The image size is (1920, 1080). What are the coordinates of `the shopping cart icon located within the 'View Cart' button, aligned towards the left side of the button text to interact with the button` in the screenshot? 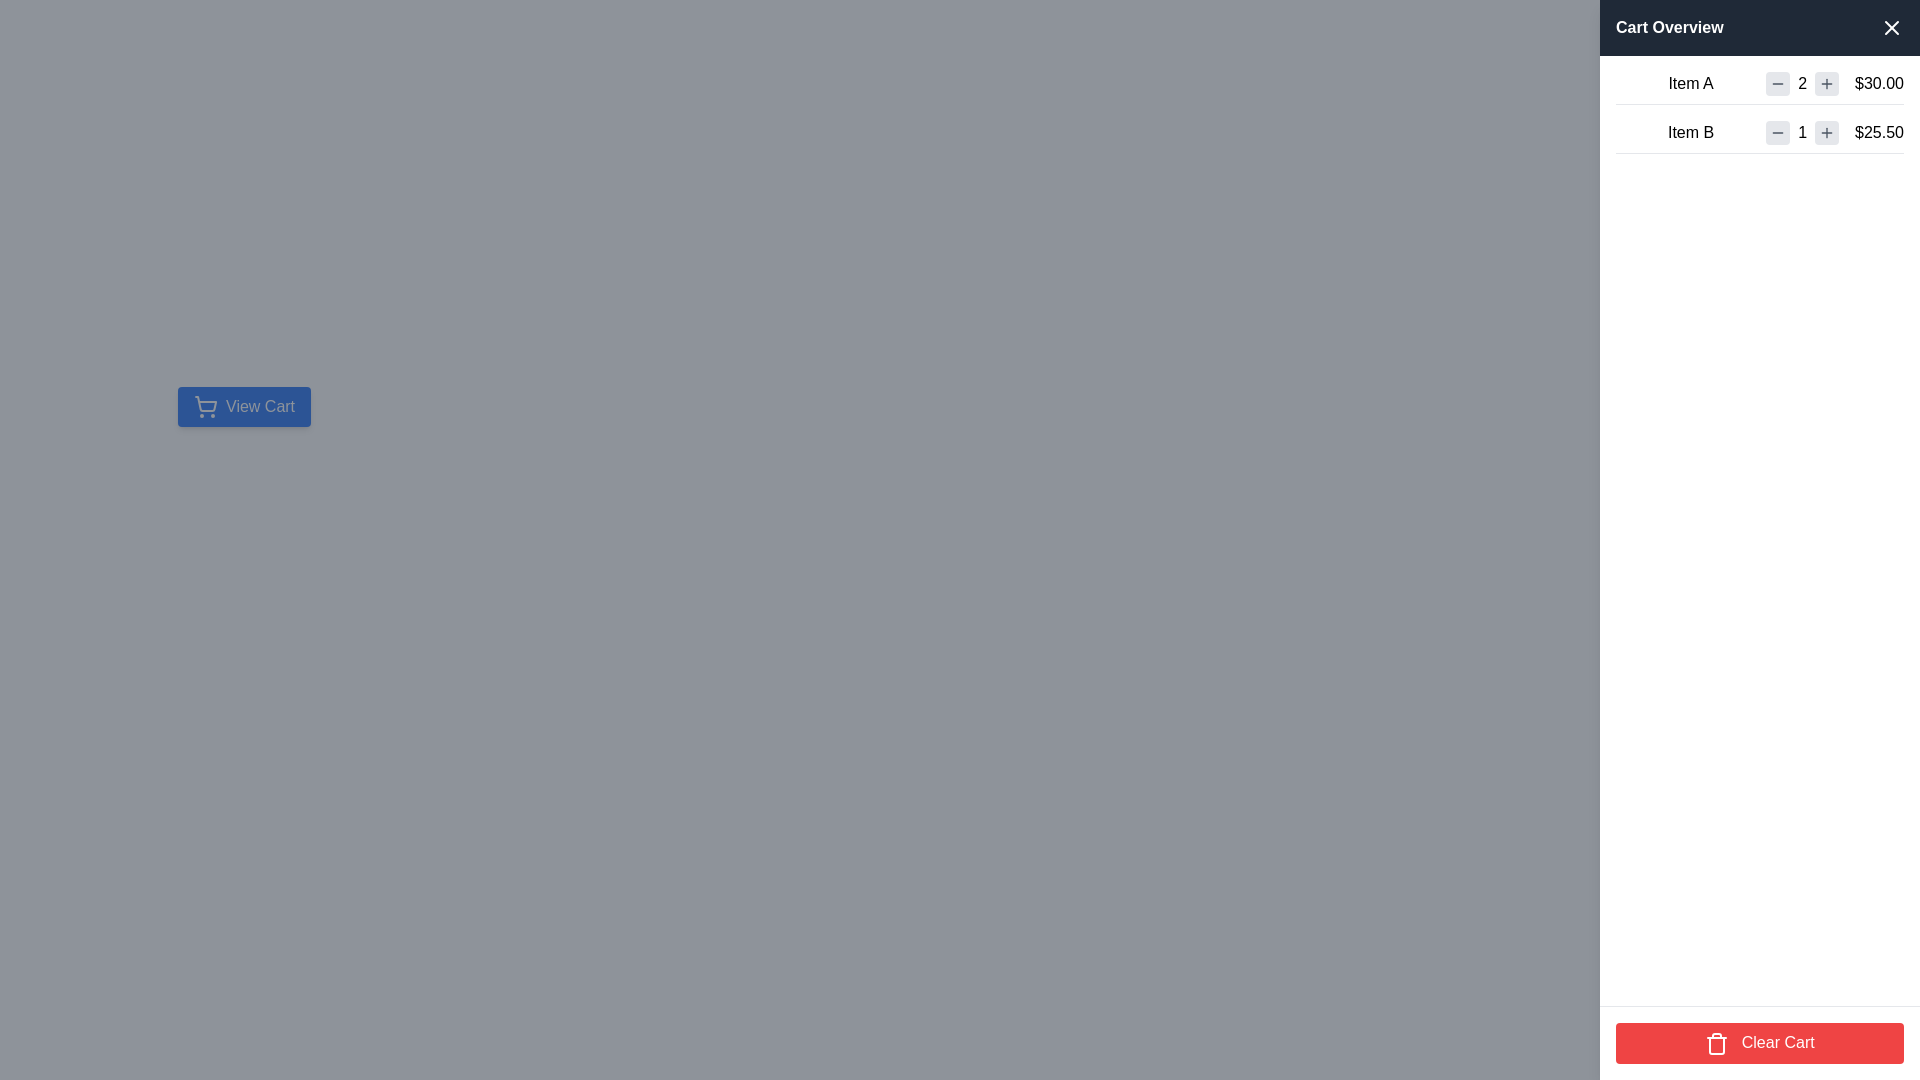 It's located at (206, 404).